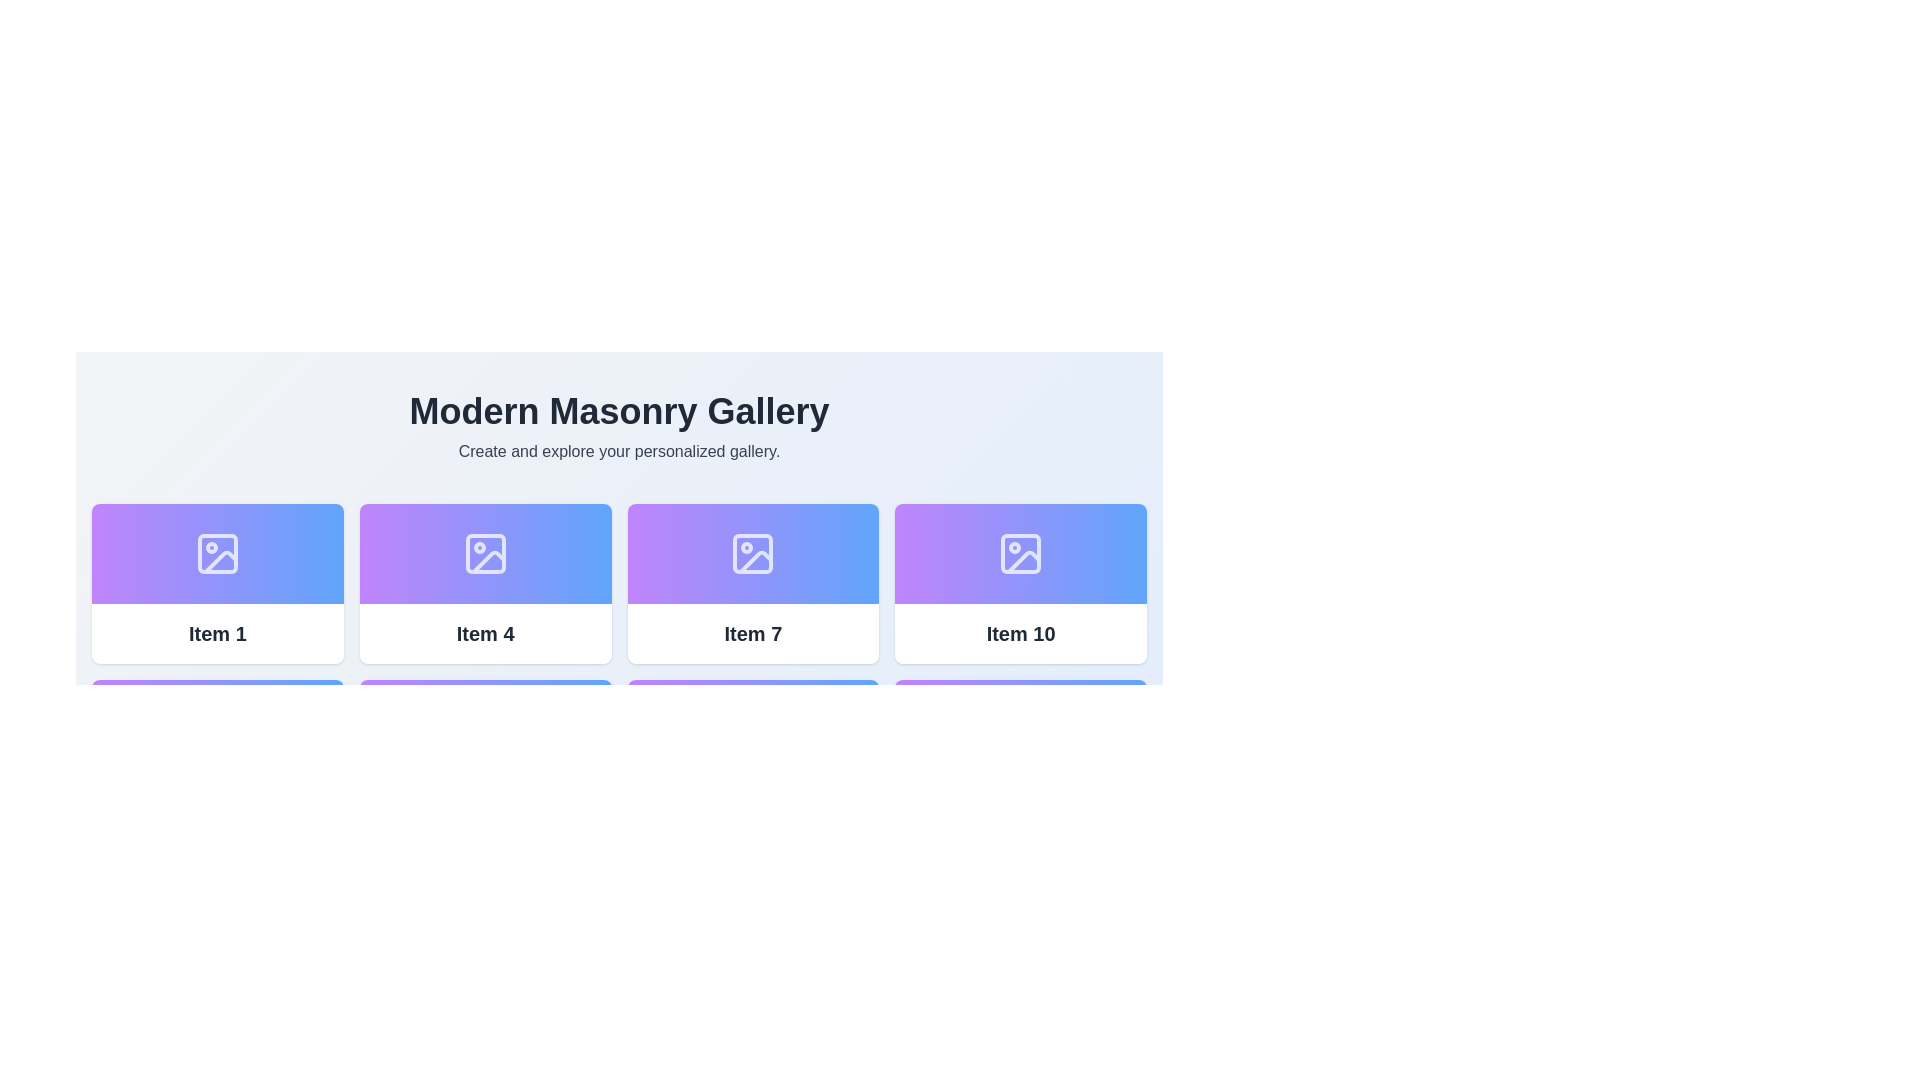 The height and width of the screenshot is (1080, 1920). What do you see at coordinates (485, 633) in the screenshot?
I see `the Text label displaying the name 'Item 4', which is located in the middle of the second row of cards in a grid layout` at bounding box center [485, 633].